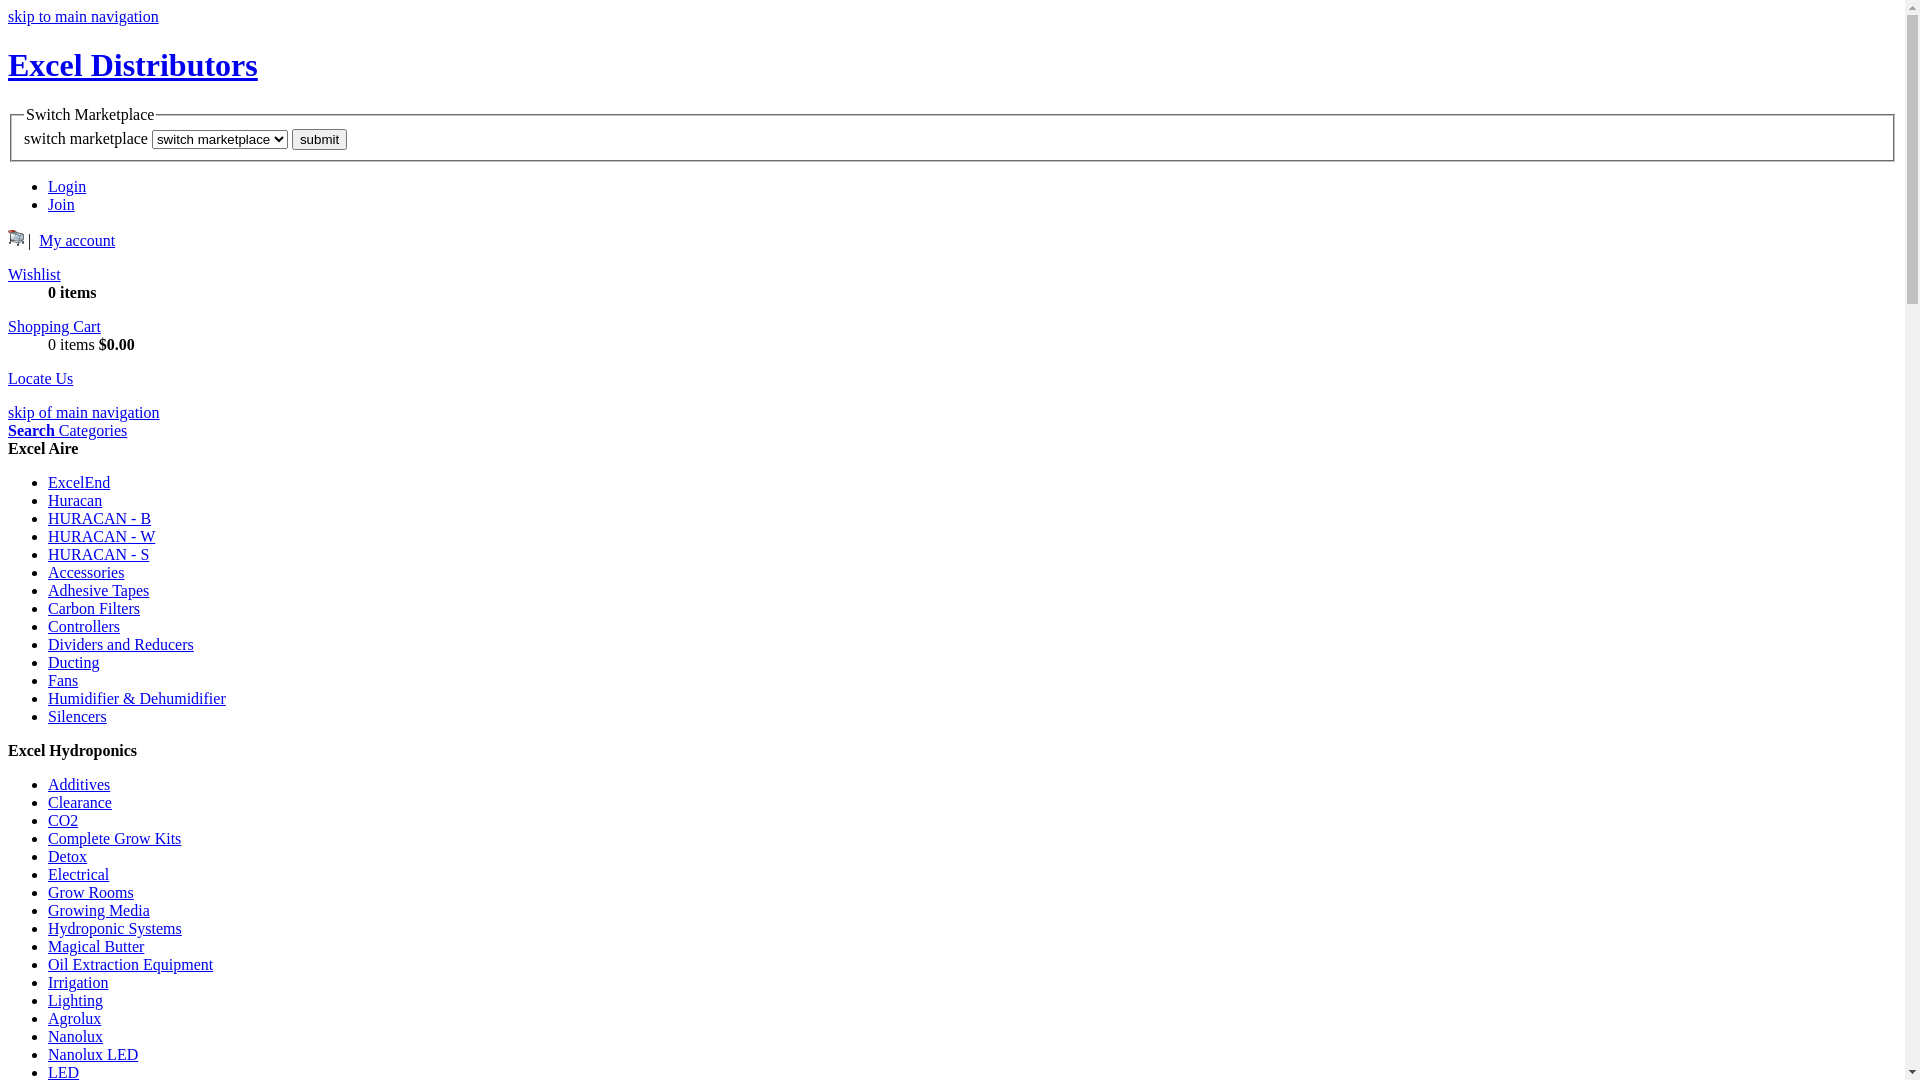 This screenshot has width=1920, height=1080. I want to click on 'Magical Butter', so click(95, 945).